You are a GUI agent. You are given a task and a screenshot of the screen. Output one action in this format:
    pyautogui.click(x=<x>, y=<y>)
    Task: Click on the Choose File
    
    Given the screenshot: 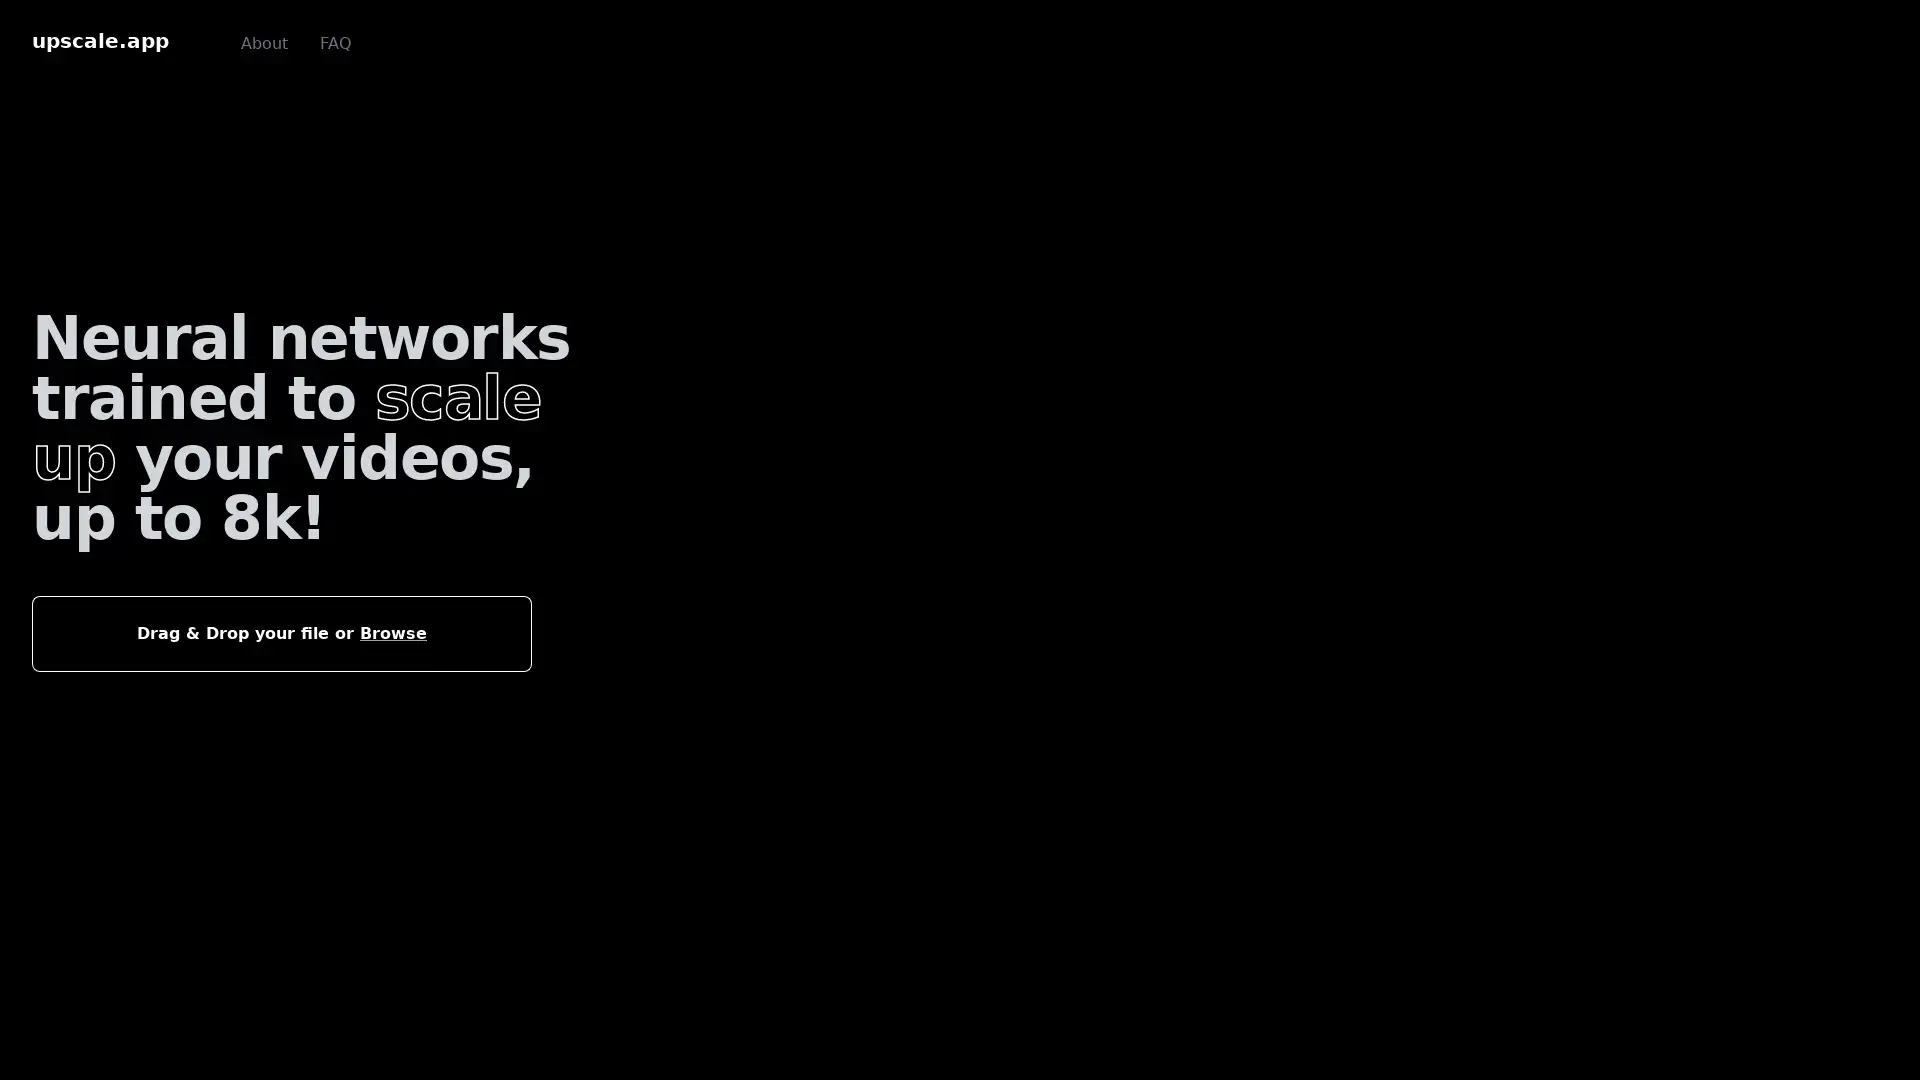 What is the action you would take?
    pyautogui.click(x=39, y=597)
    